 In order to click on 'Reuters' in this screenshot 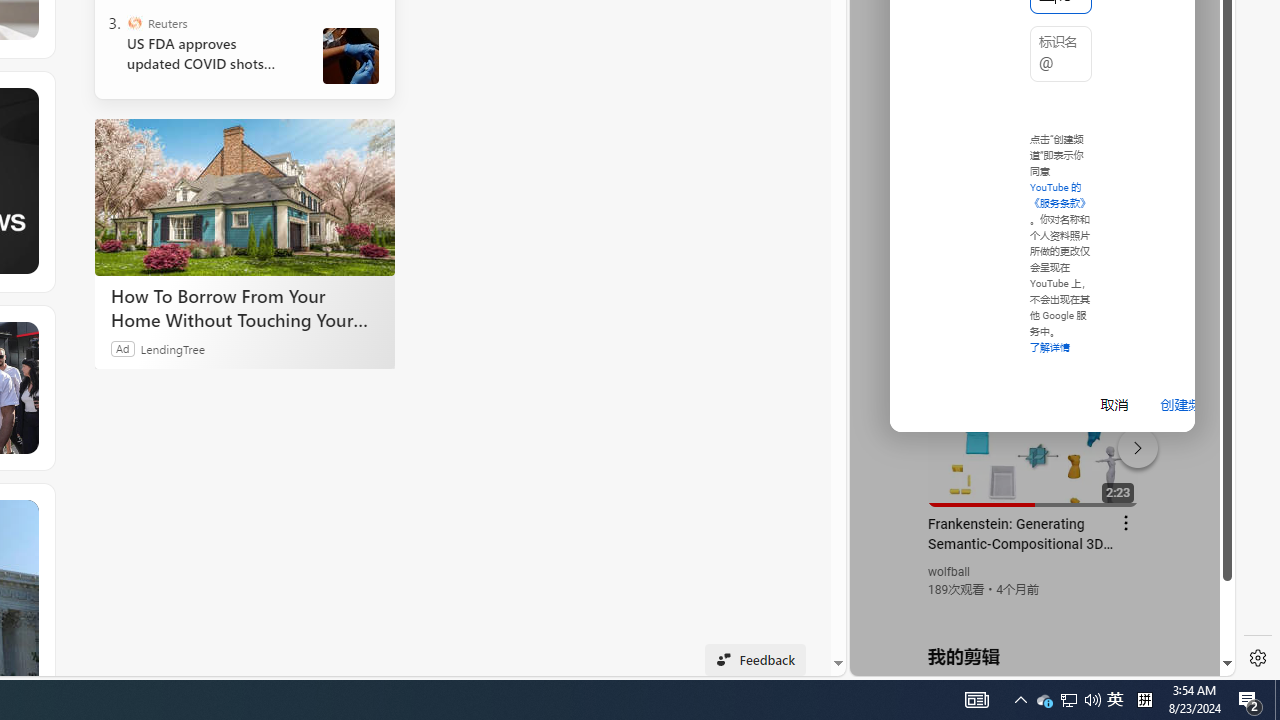, I will do `click(134, 23)`.